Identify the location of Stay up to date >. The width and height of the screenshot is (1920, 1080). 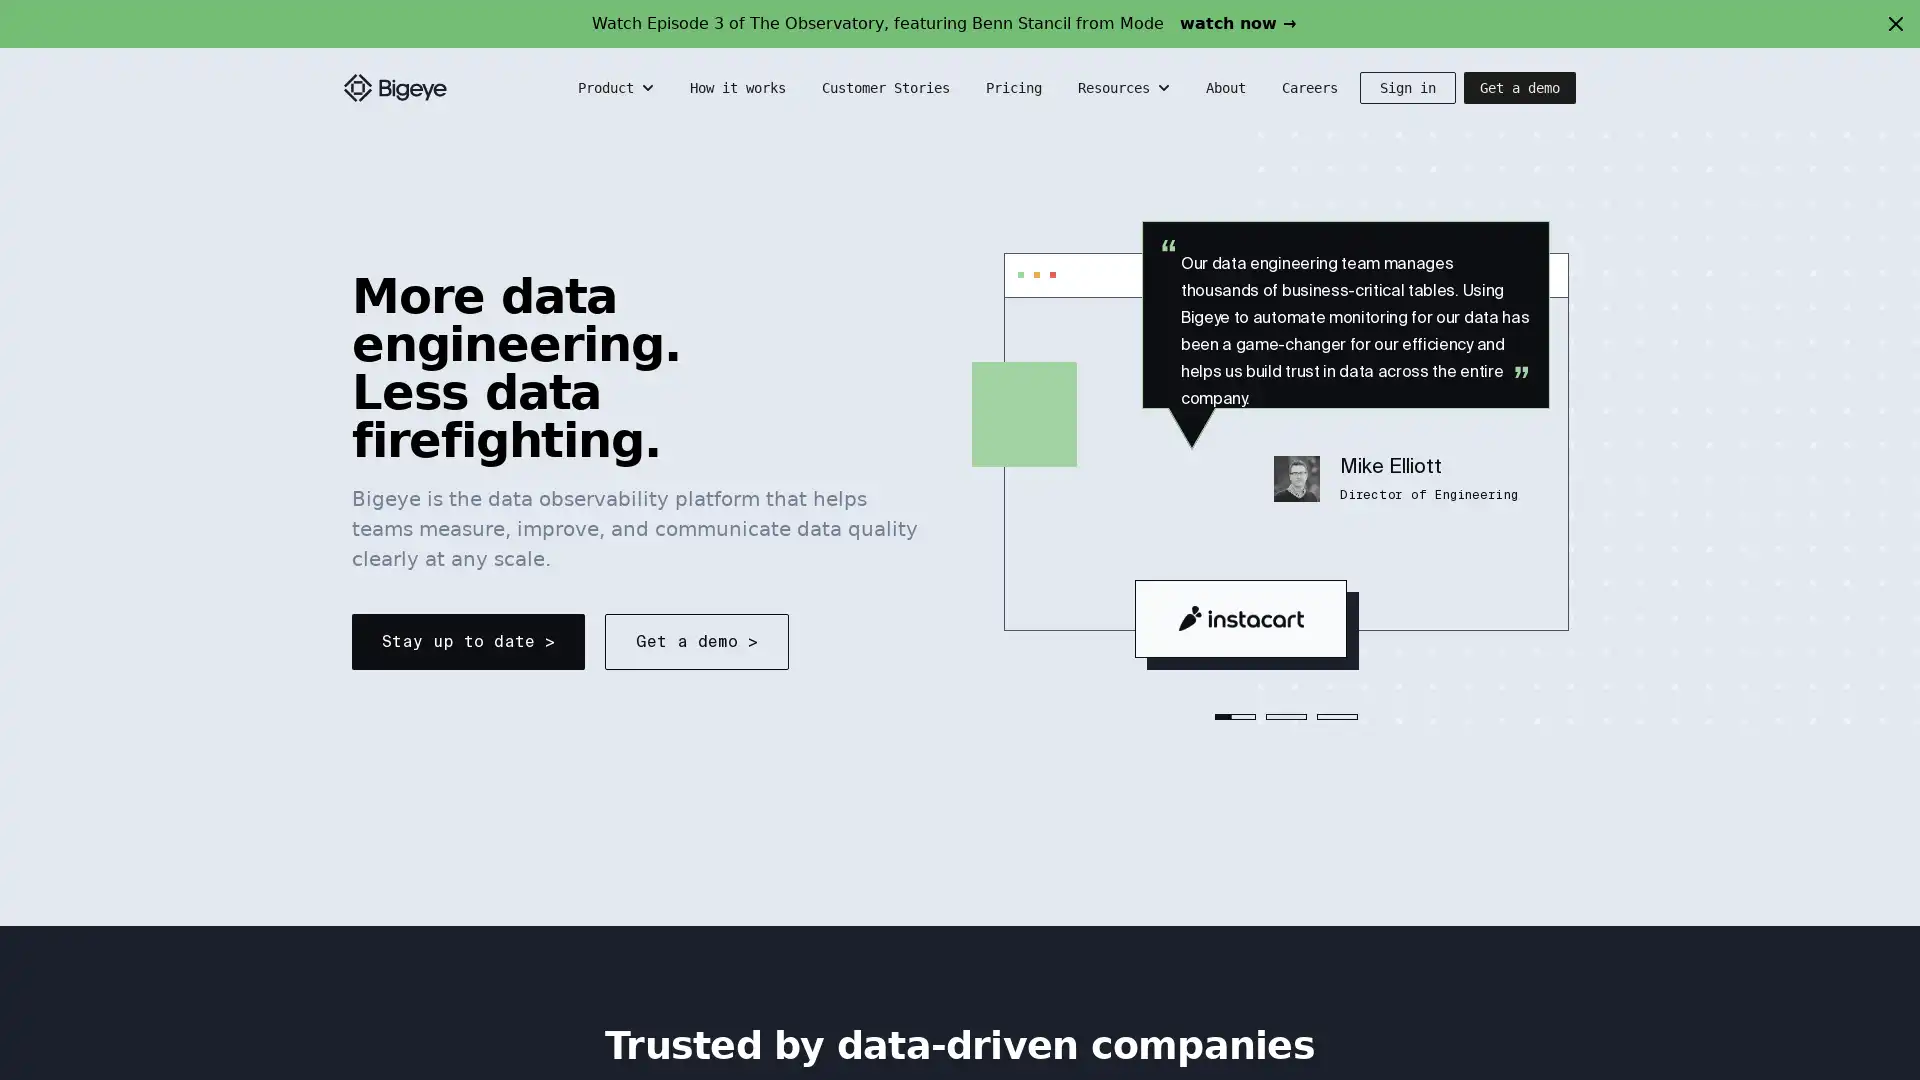
(467, 641).